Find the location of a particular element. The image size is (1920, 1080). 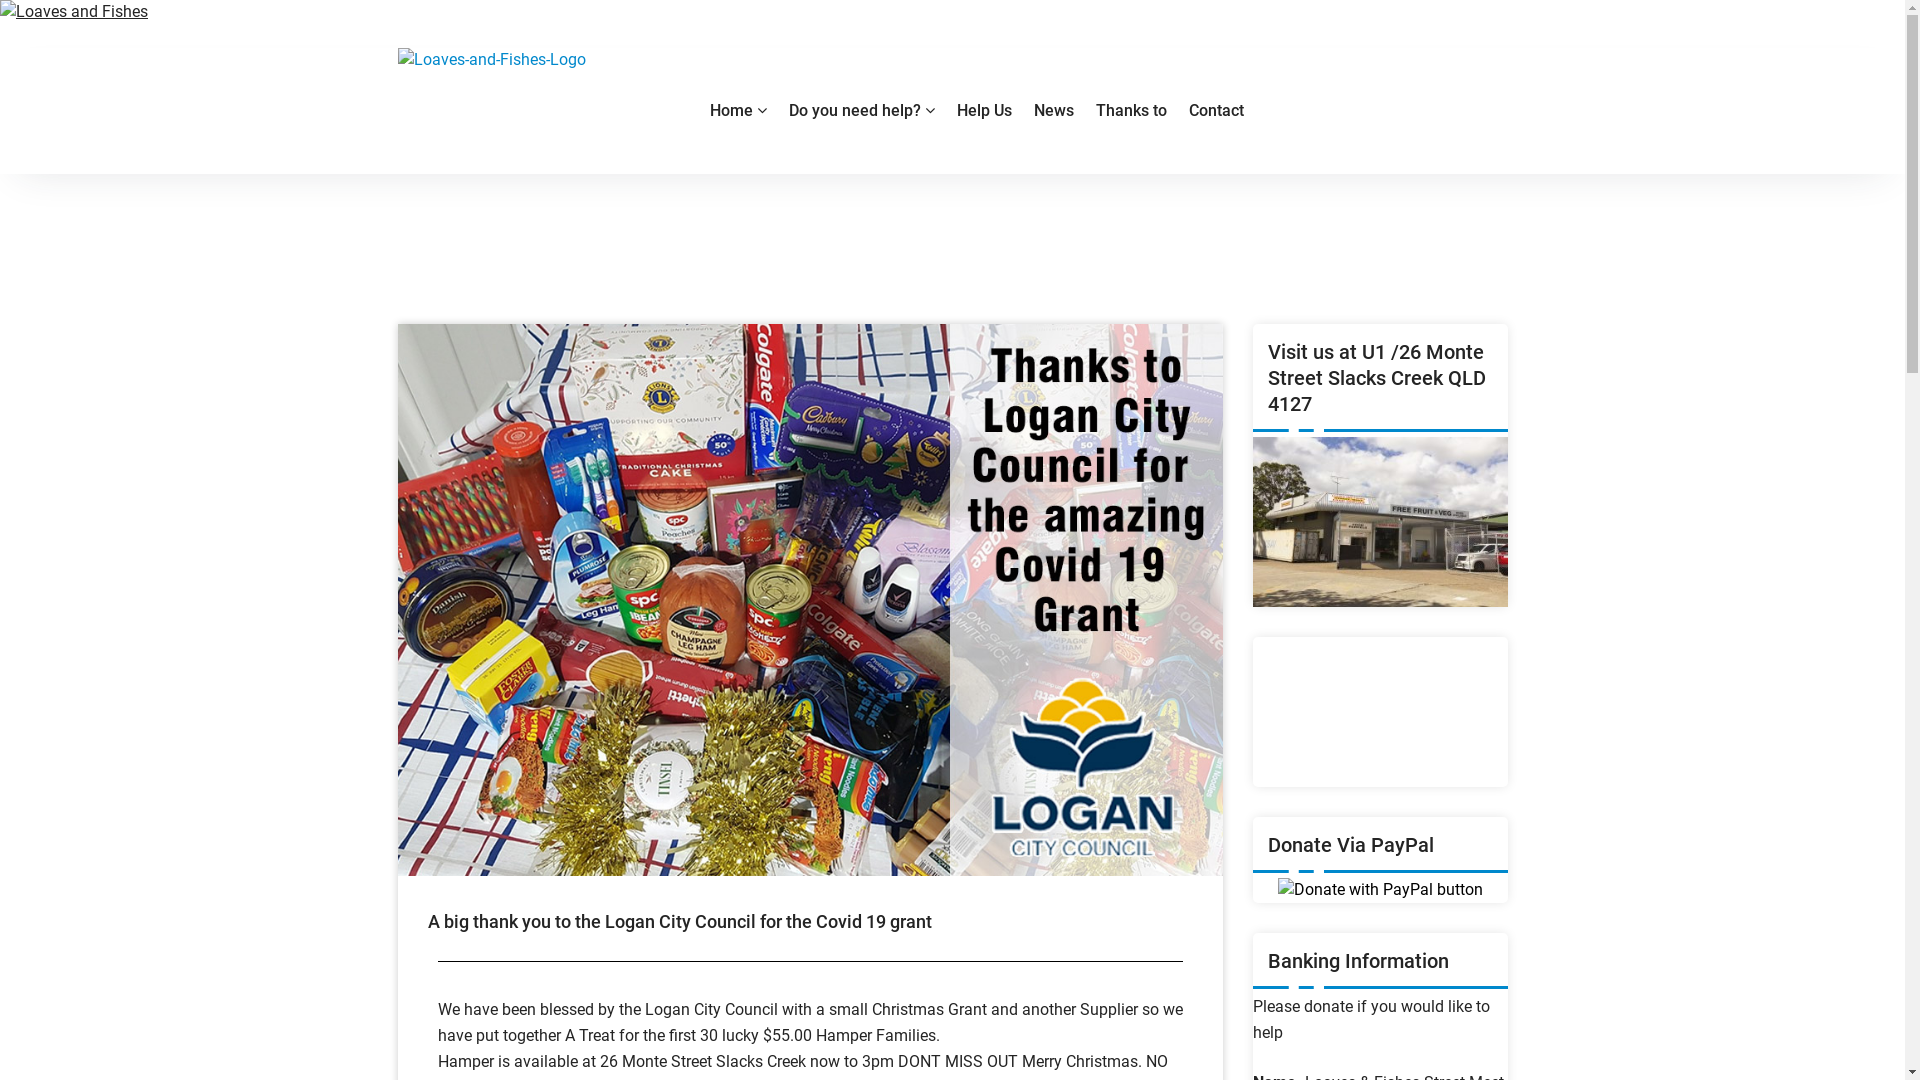

'News' is located at coordinates (1051, 111).